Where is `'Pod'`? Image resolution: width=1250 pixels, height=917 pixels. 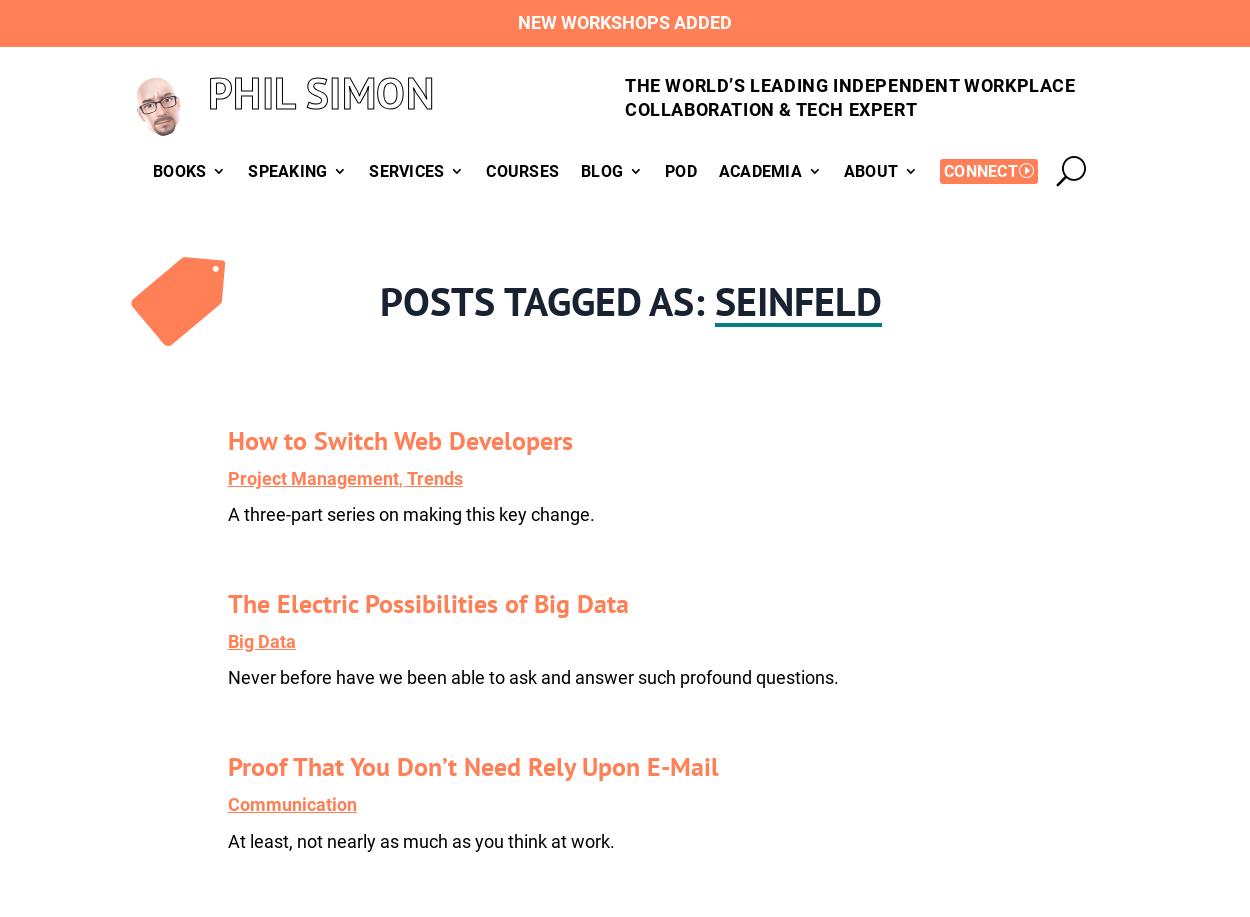
'Pod' is located at coordinates (680, 170).